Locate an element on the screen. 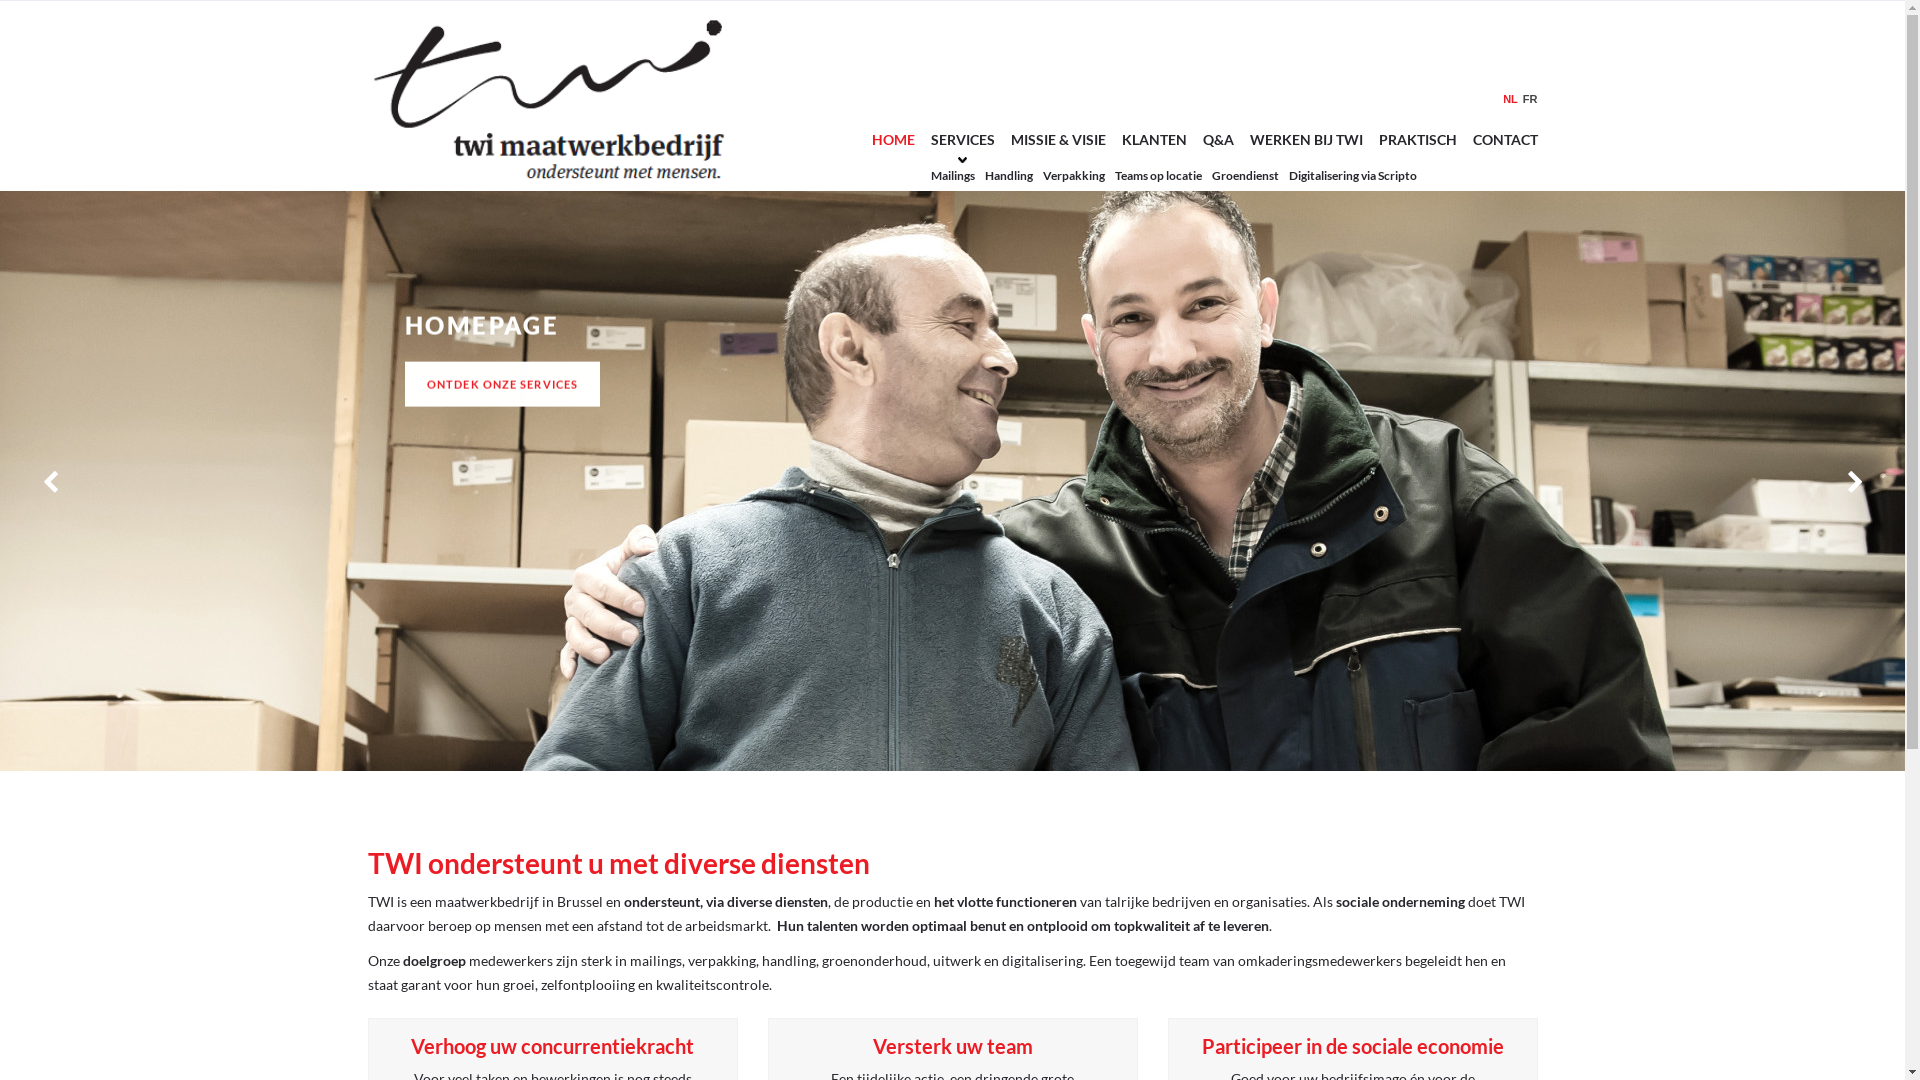  'KLANTEN' is located at coordinates (1154, 139).